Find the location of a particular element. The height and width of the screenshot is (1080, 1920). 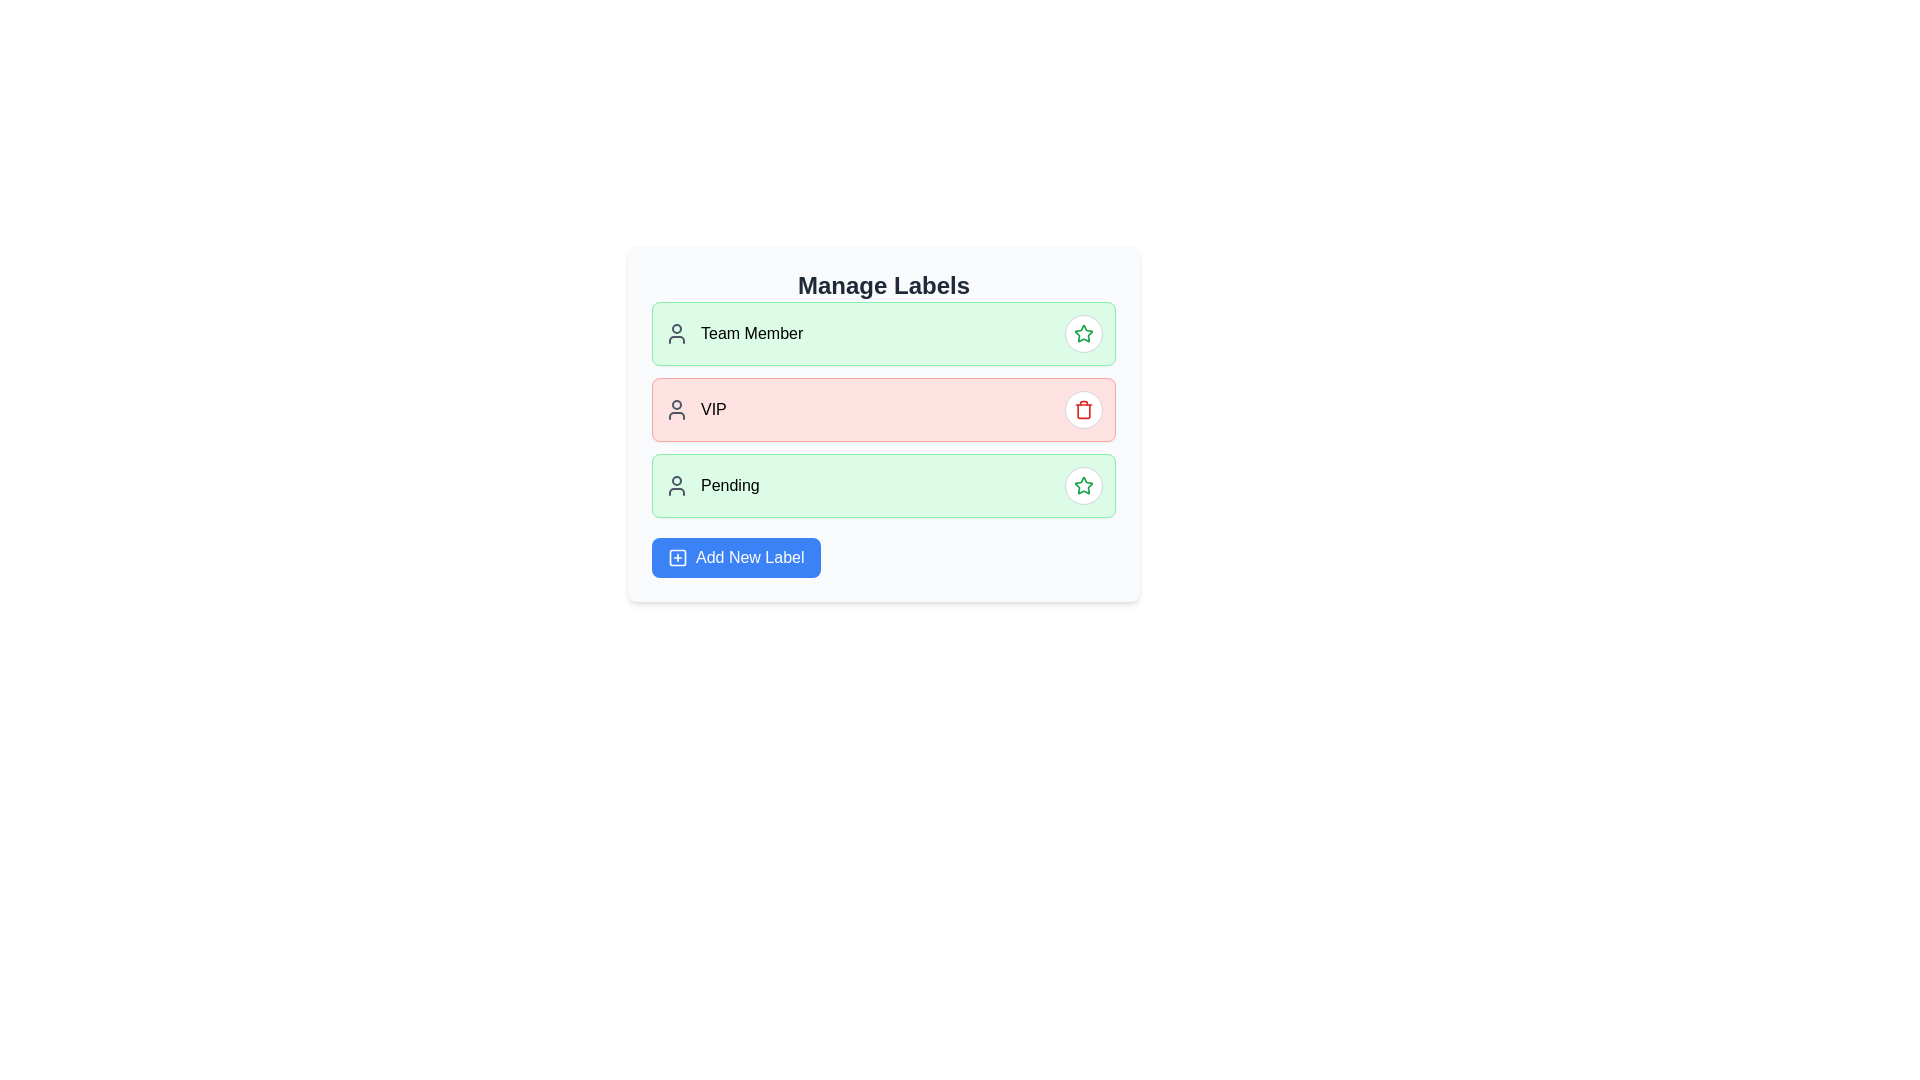

the 'Add New Label' button located at the bottom-left corner of the label management interface is located at coordinates (735, 558).